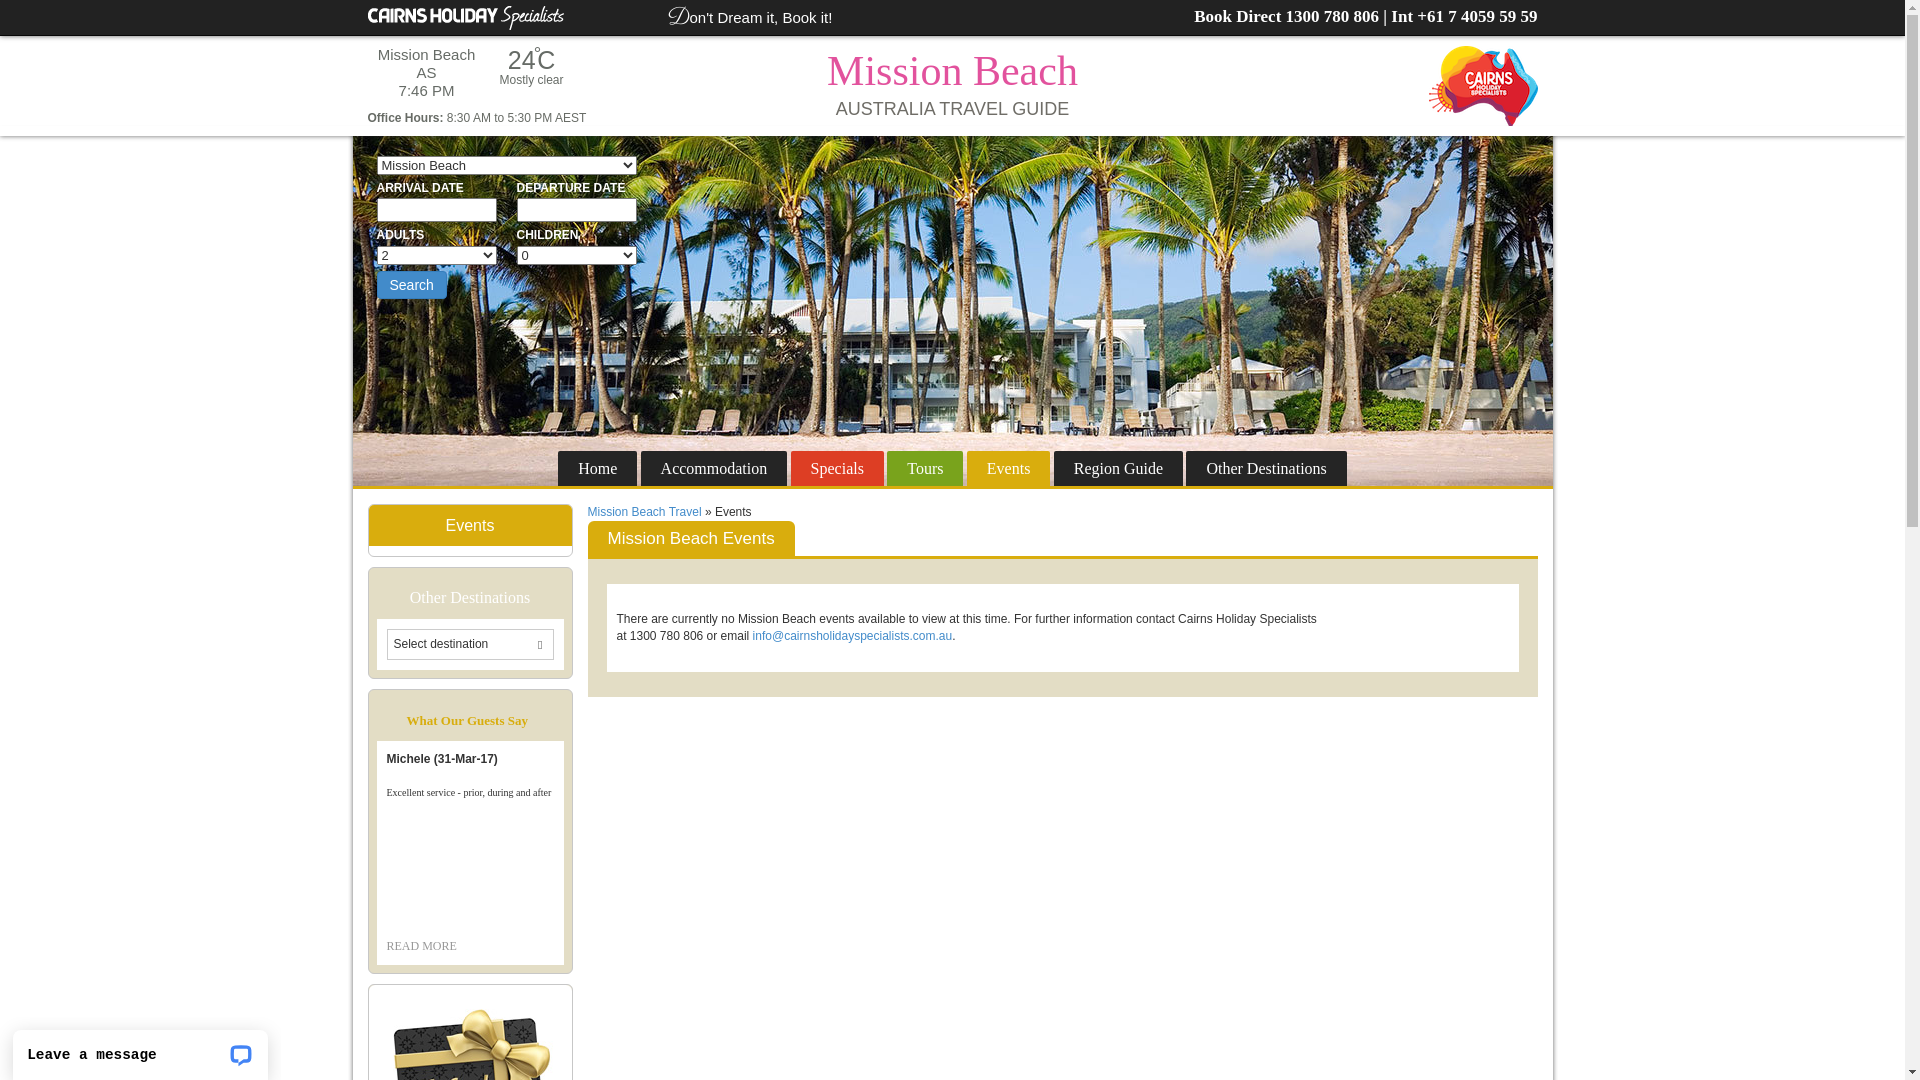  Describe the element at coordinates (557, 468) in the screenshot. I see `'Home'` at that location.